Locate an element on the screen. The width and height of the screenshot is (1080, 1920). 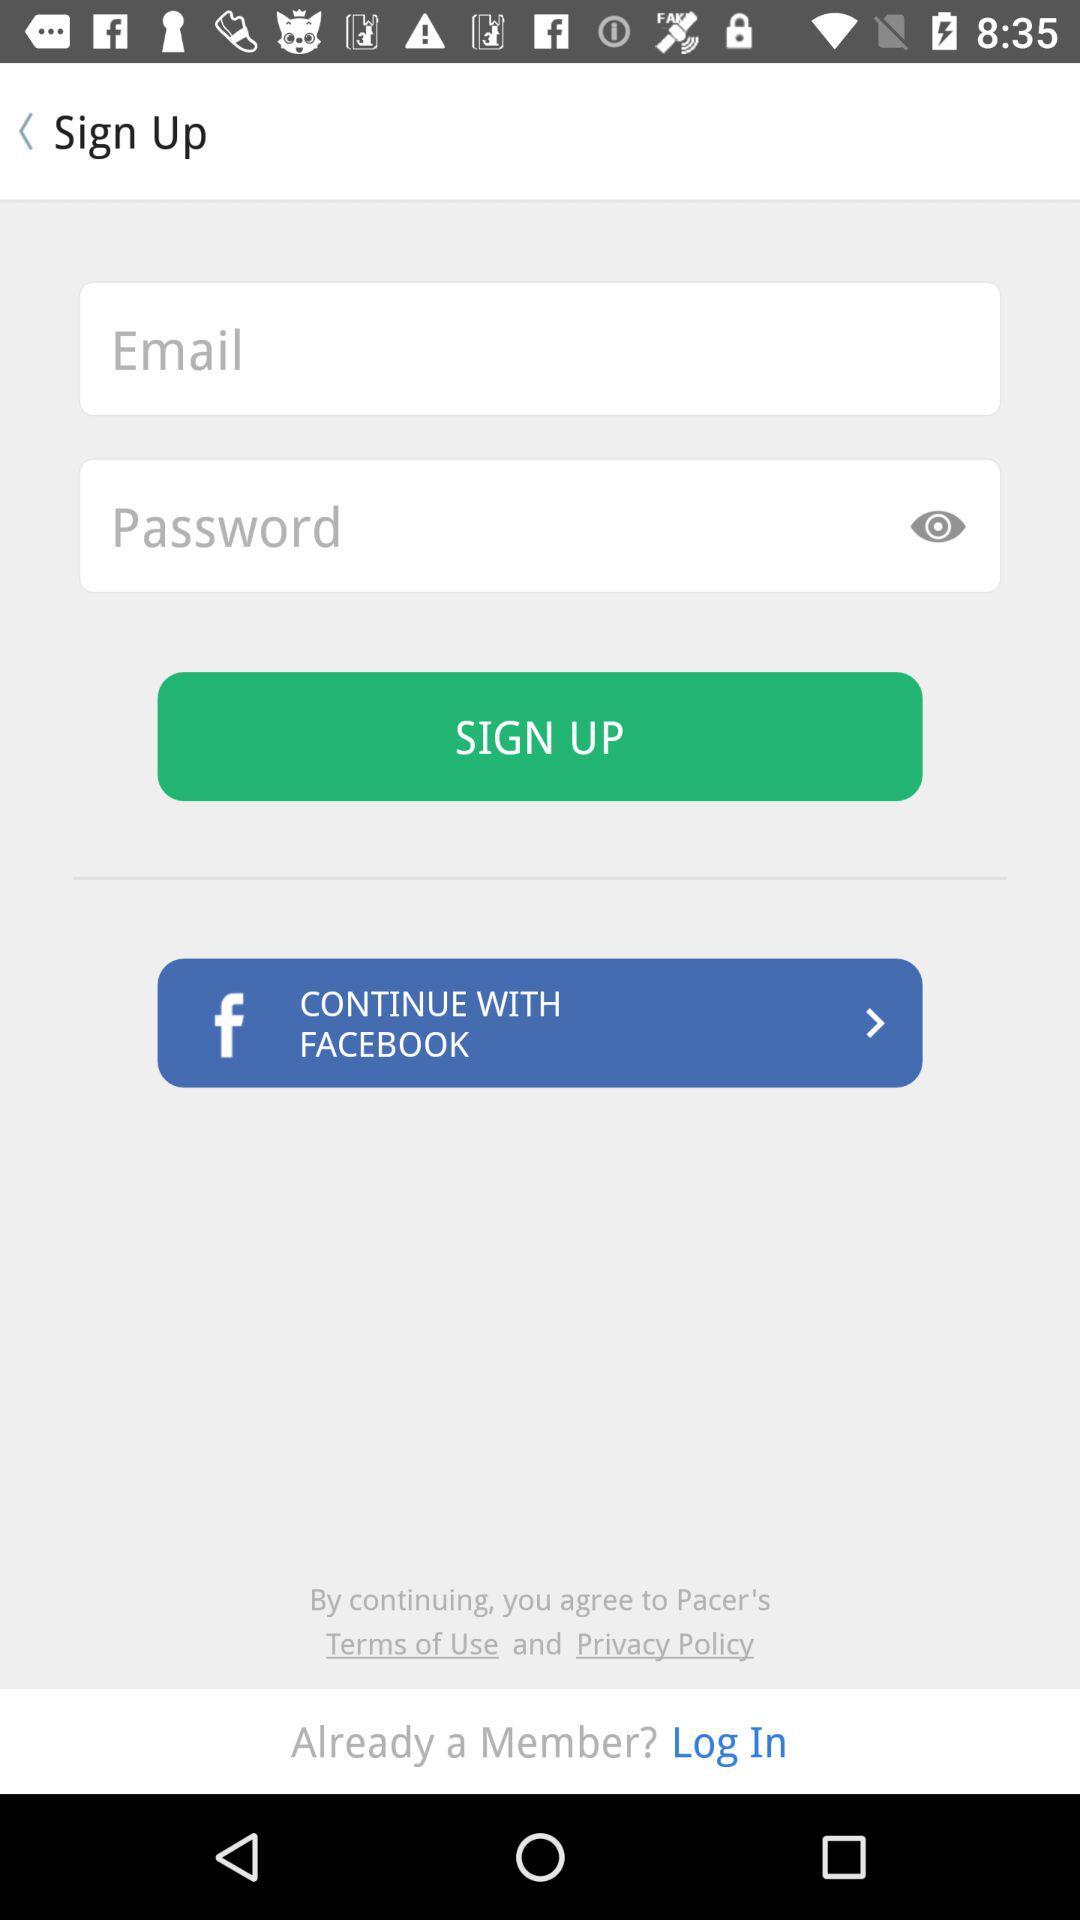
this option email address box is located at coordinates (540, 348).